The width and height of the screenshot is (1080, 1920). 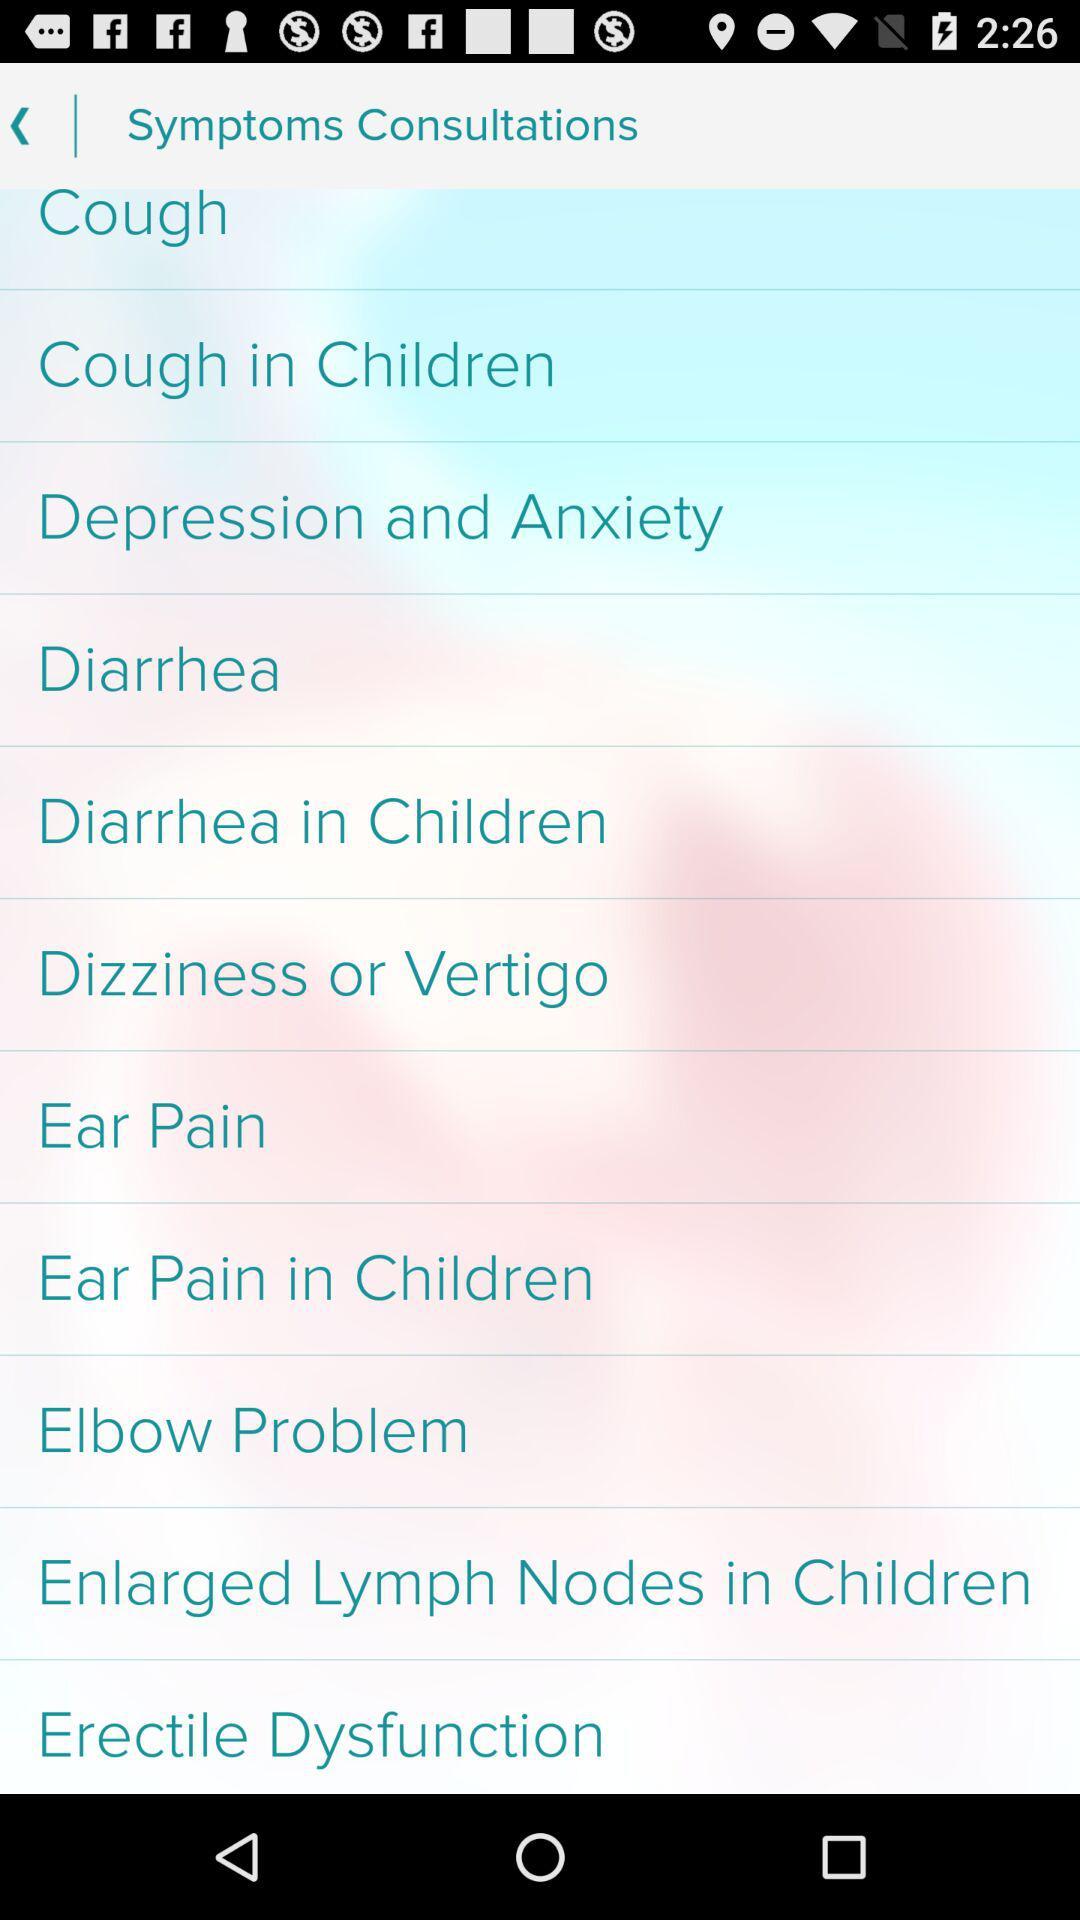 I want to click on the app below elbow problem app, so click(x=540, y=1582).